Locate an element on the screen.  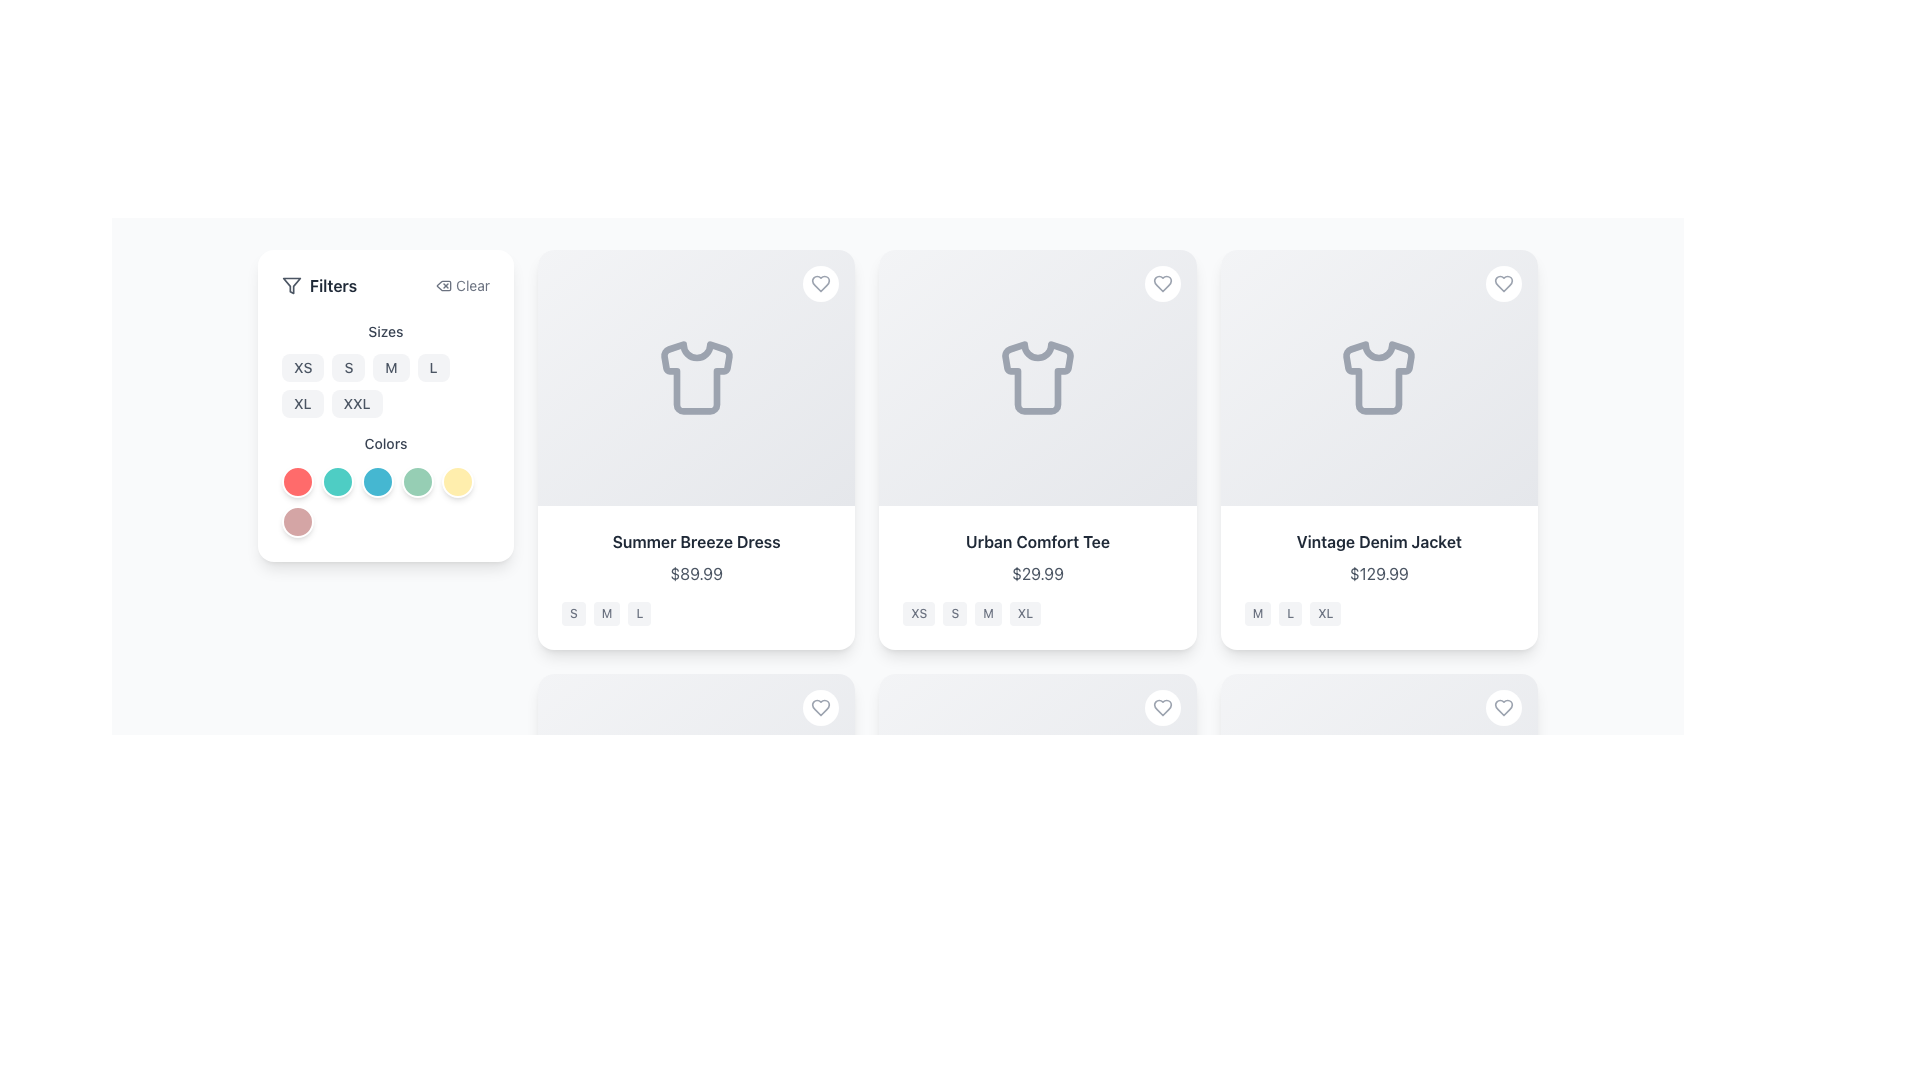
the 'favorite' toggle icon located in the top-right corner of the third product card to mark or unmark it as a favorite is located at coordinates (1503, 707).